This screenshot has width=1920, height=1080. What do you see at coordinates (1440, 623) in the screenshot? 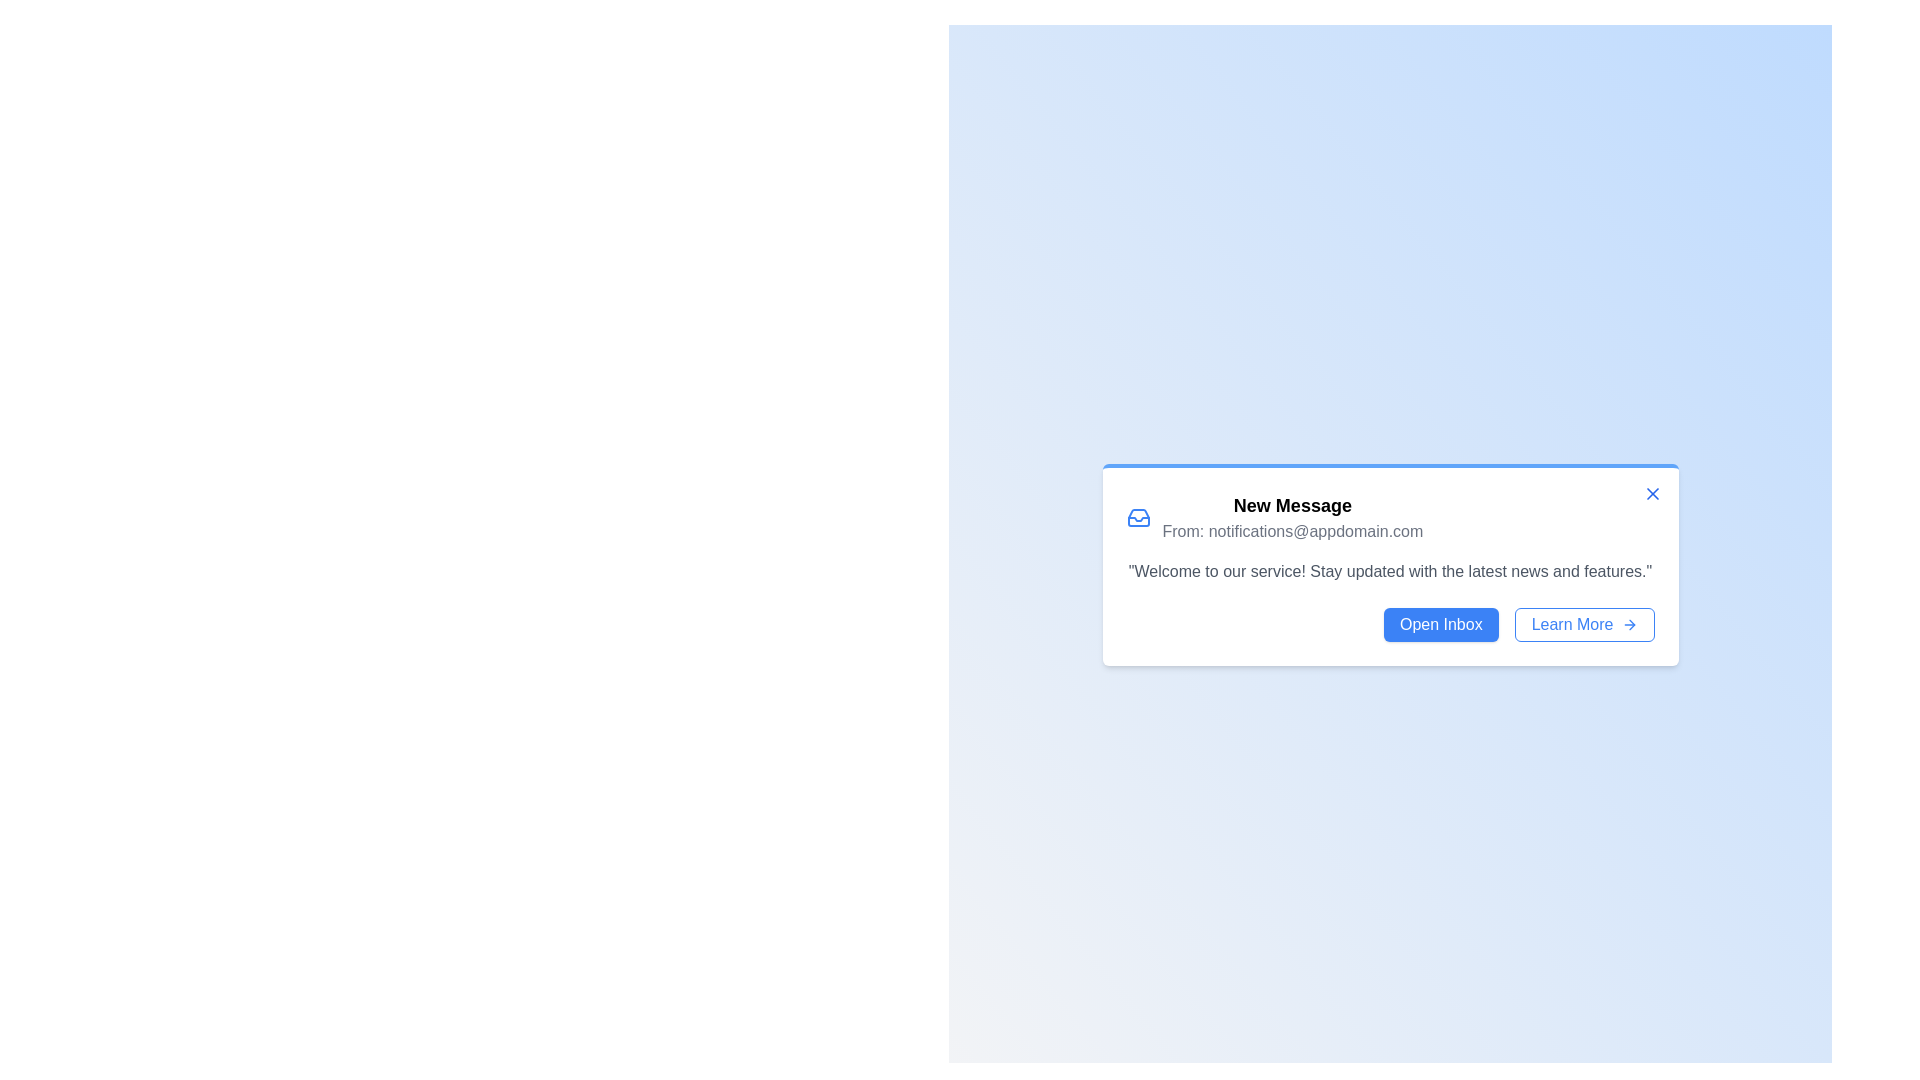
I see `the 'Open Inbox' button to open the inbox` at bounding box center [1440, 623].